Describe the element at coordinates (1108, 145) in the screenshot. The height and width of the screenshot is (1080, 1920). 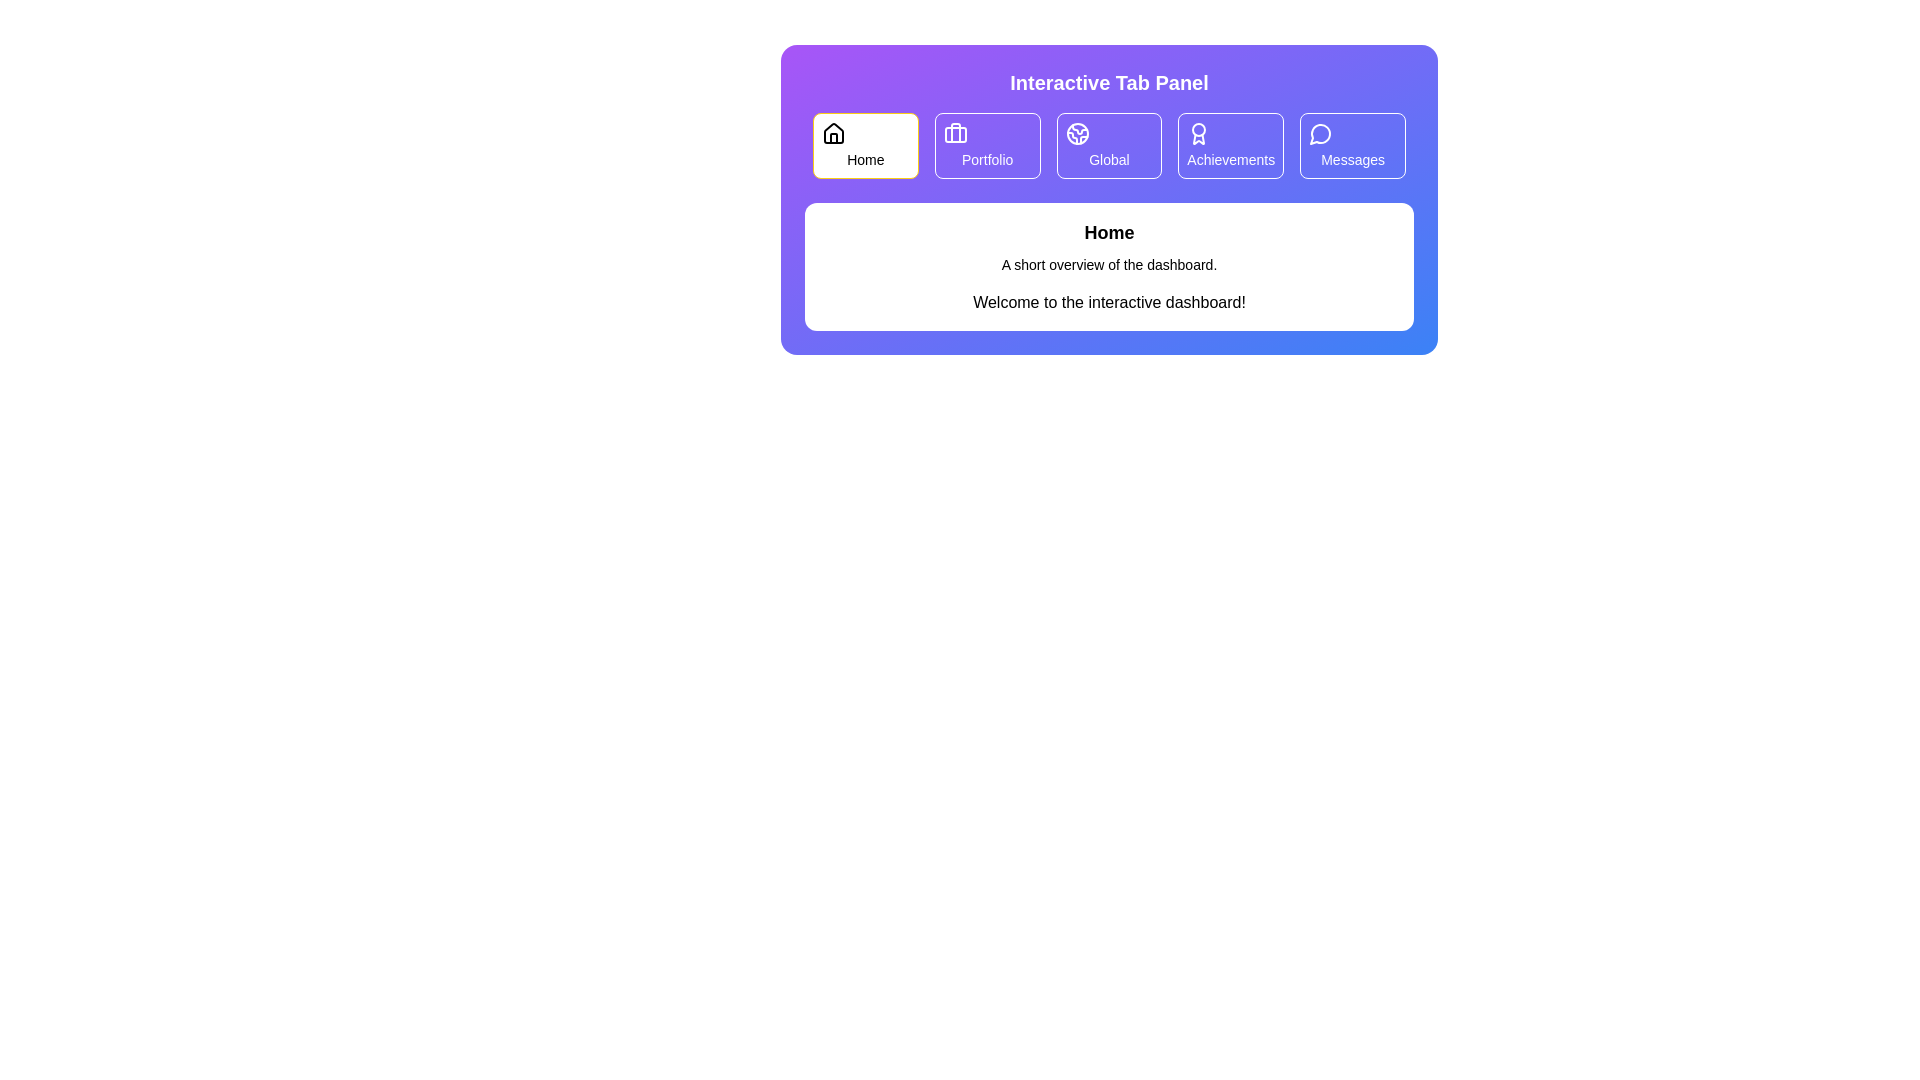
I see `the 'Global' button, which is a rectangular UI component with a purple background, a globe icon on the left, and white text centered below the icon in a navigation menu` at that location.